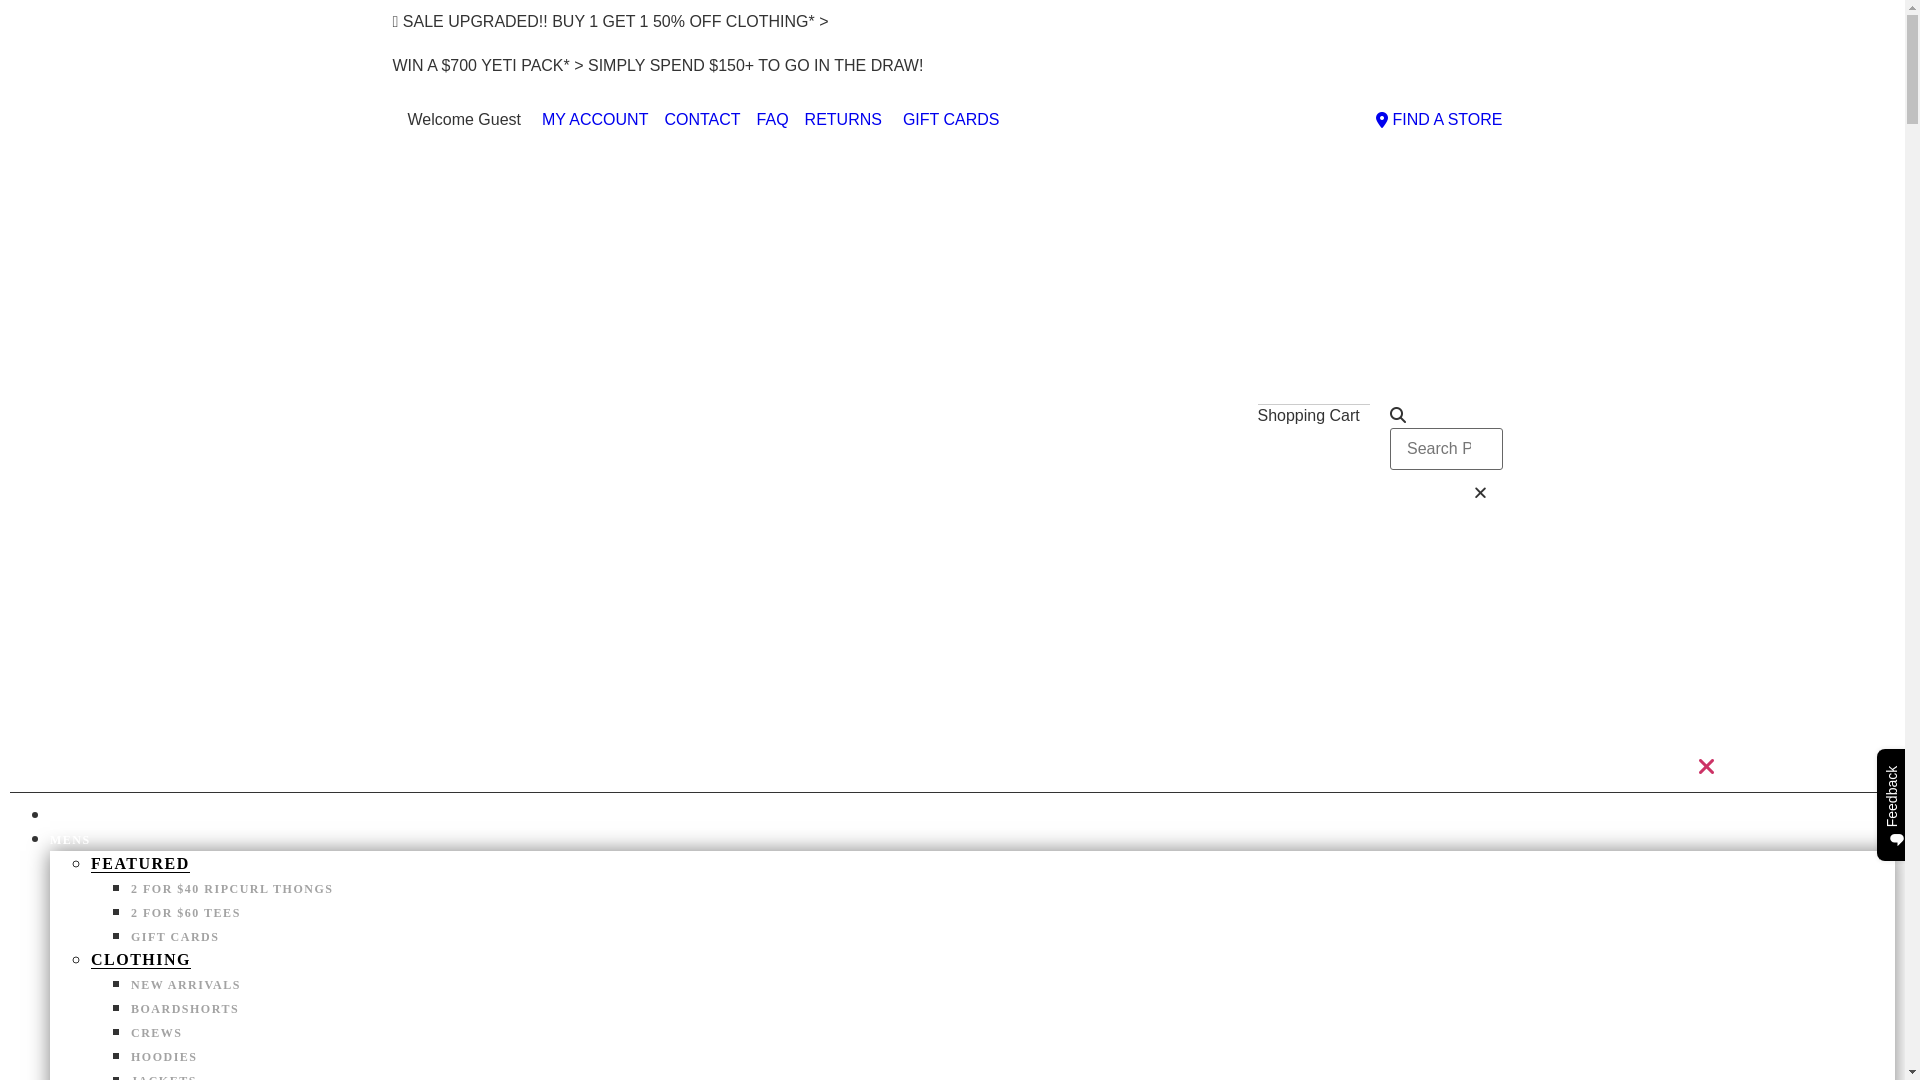  I want to click on 'MY ACCOUNT', so click(591, 119).